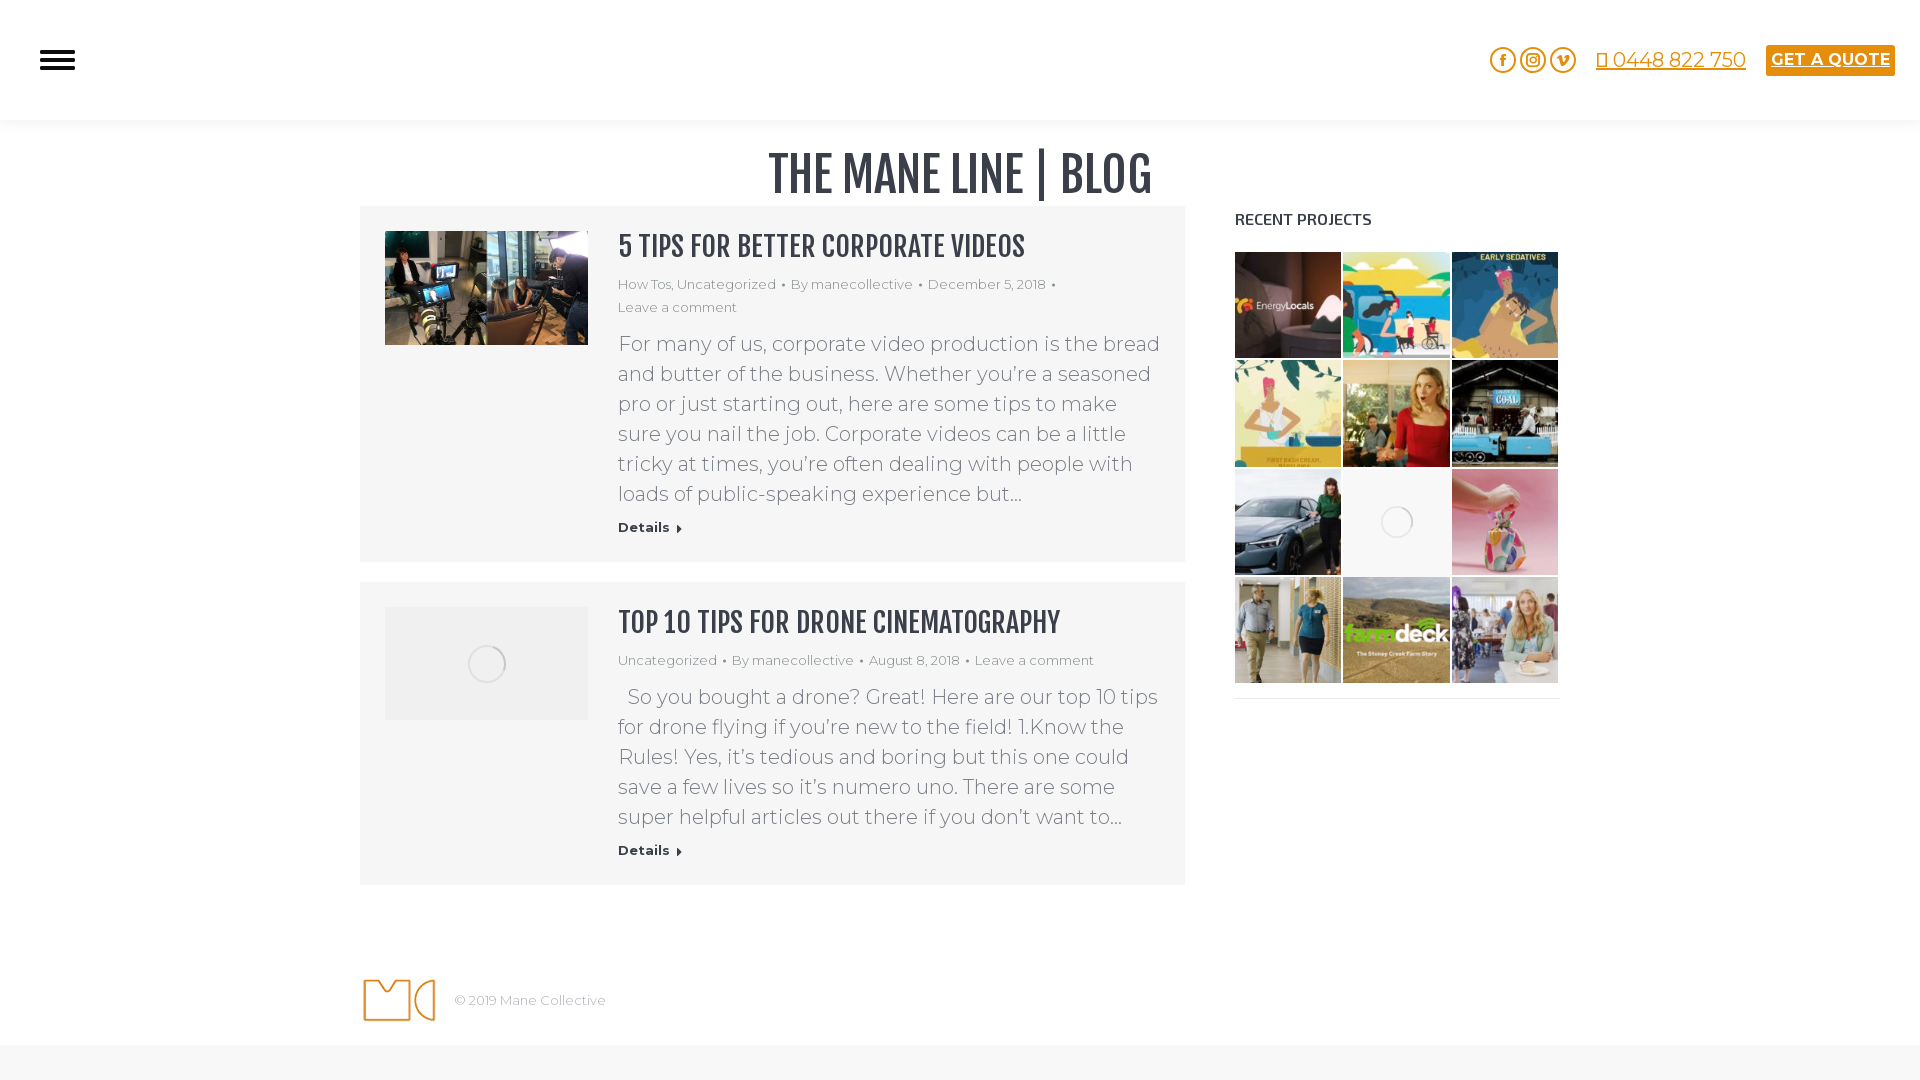  I want to click on 'Details', so click(650, 529).